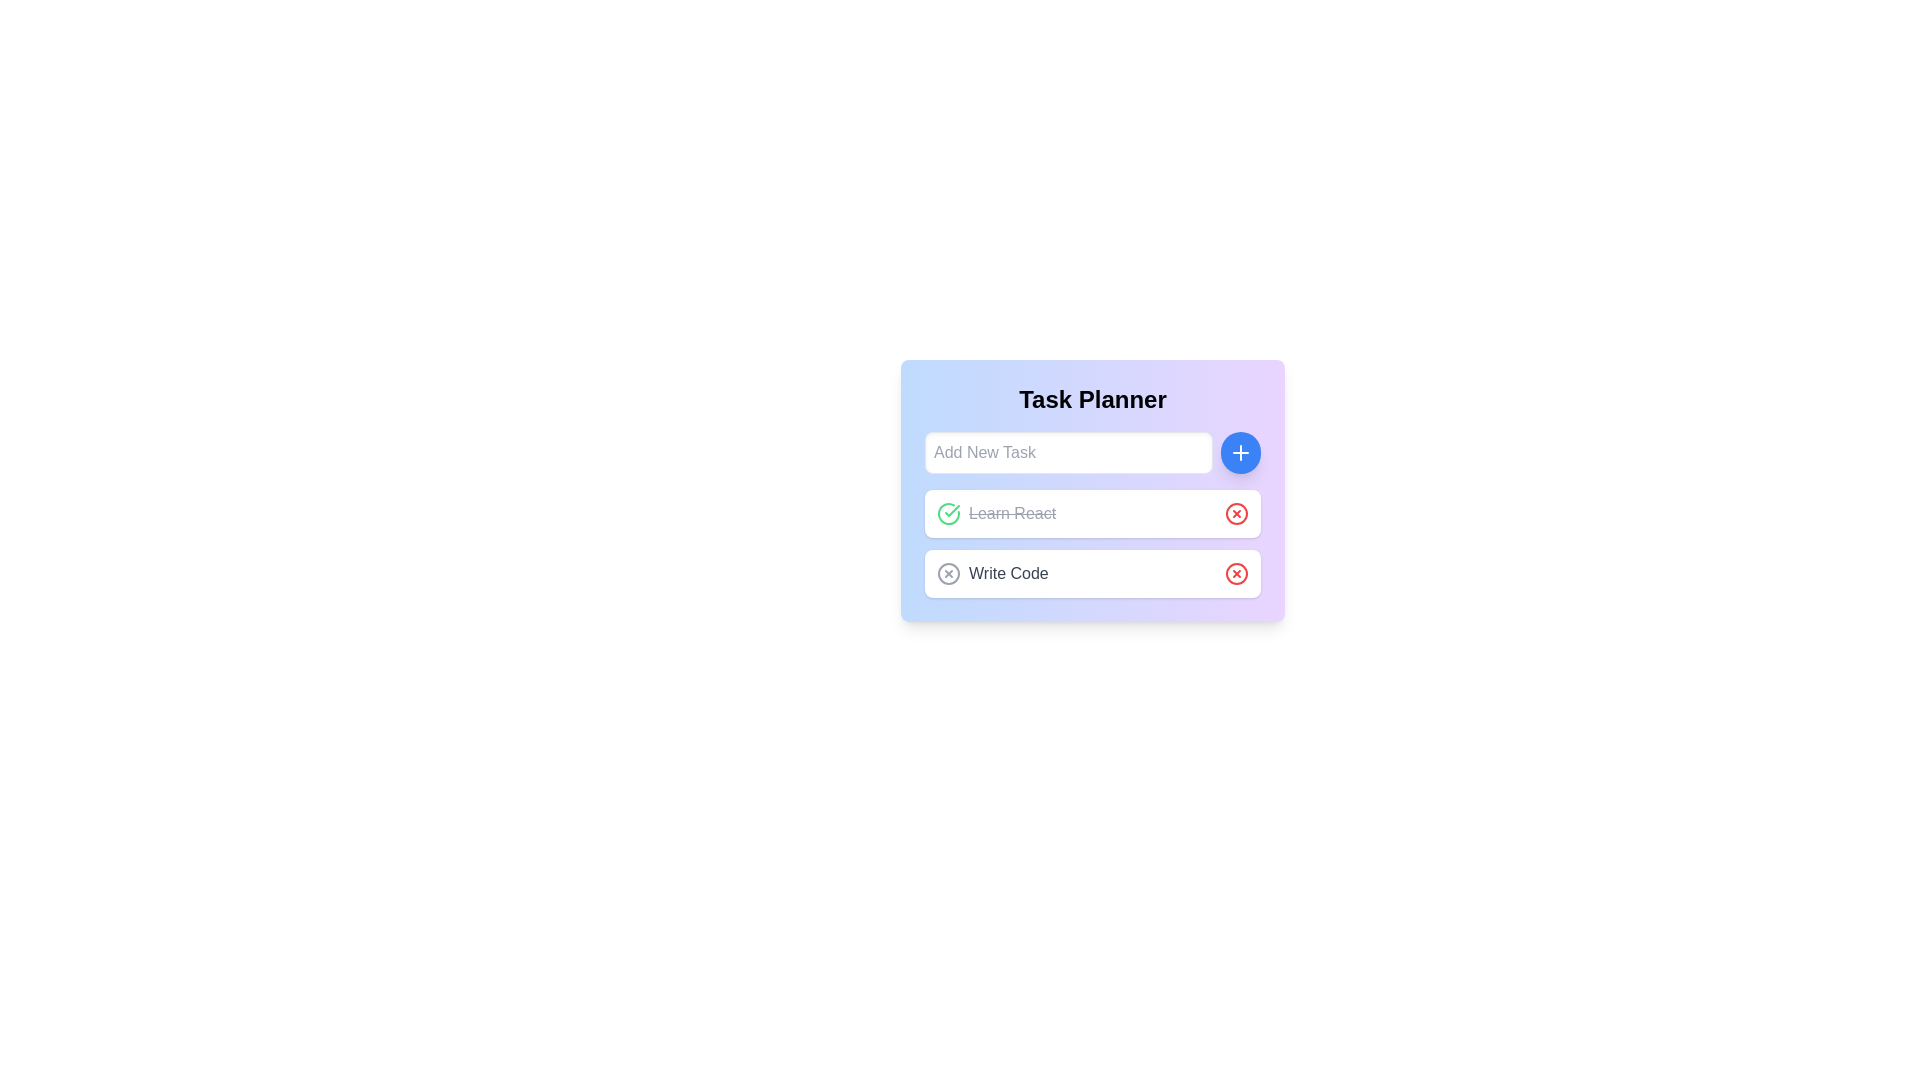  What do you see at coordinates (996, 512) in the screenshot?
I see `the text 'Learn React' with a line-through style and a green checkmark icon, indicating a completed task, located in the second task block of the task list interface` at bounding box center [996, 512].